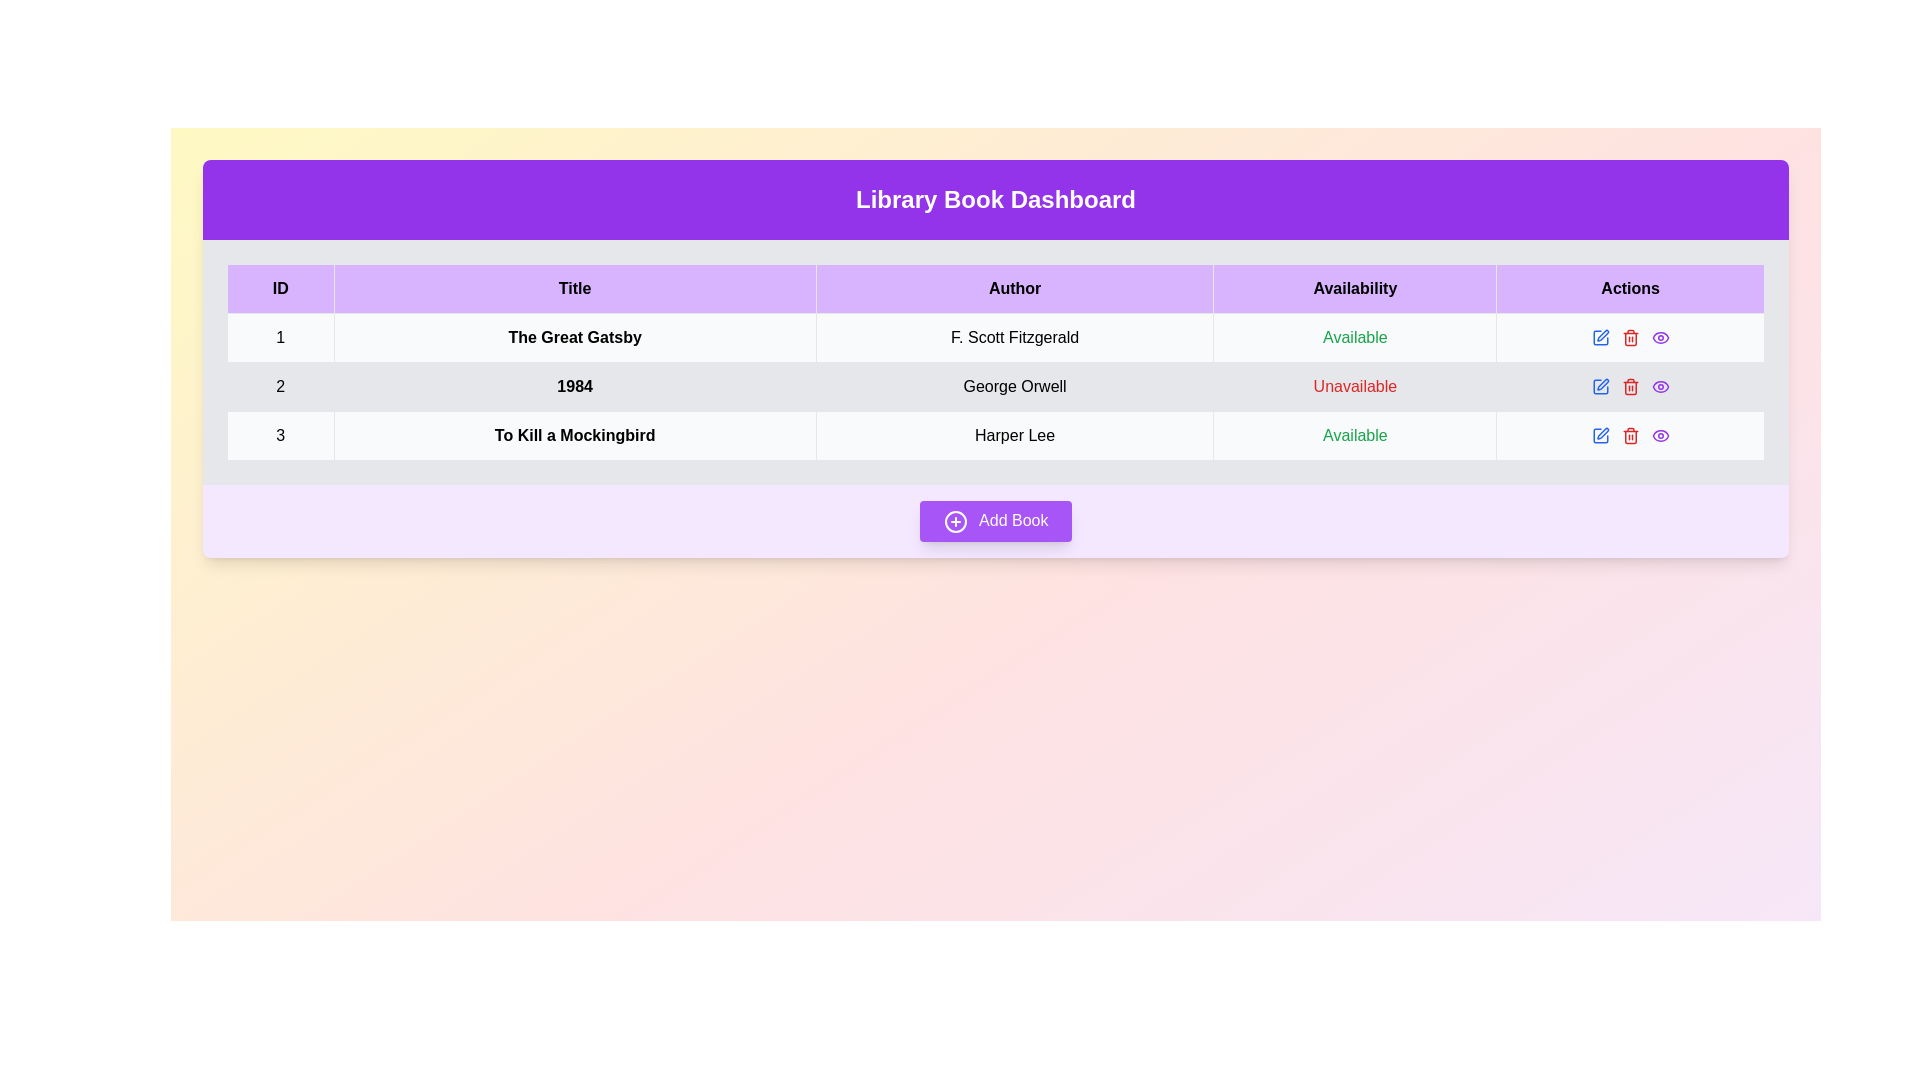  Describe the element at coordinates (1660, 337) in the screenshot. I see `the eye-shaped icon filled with purple color` at that location.